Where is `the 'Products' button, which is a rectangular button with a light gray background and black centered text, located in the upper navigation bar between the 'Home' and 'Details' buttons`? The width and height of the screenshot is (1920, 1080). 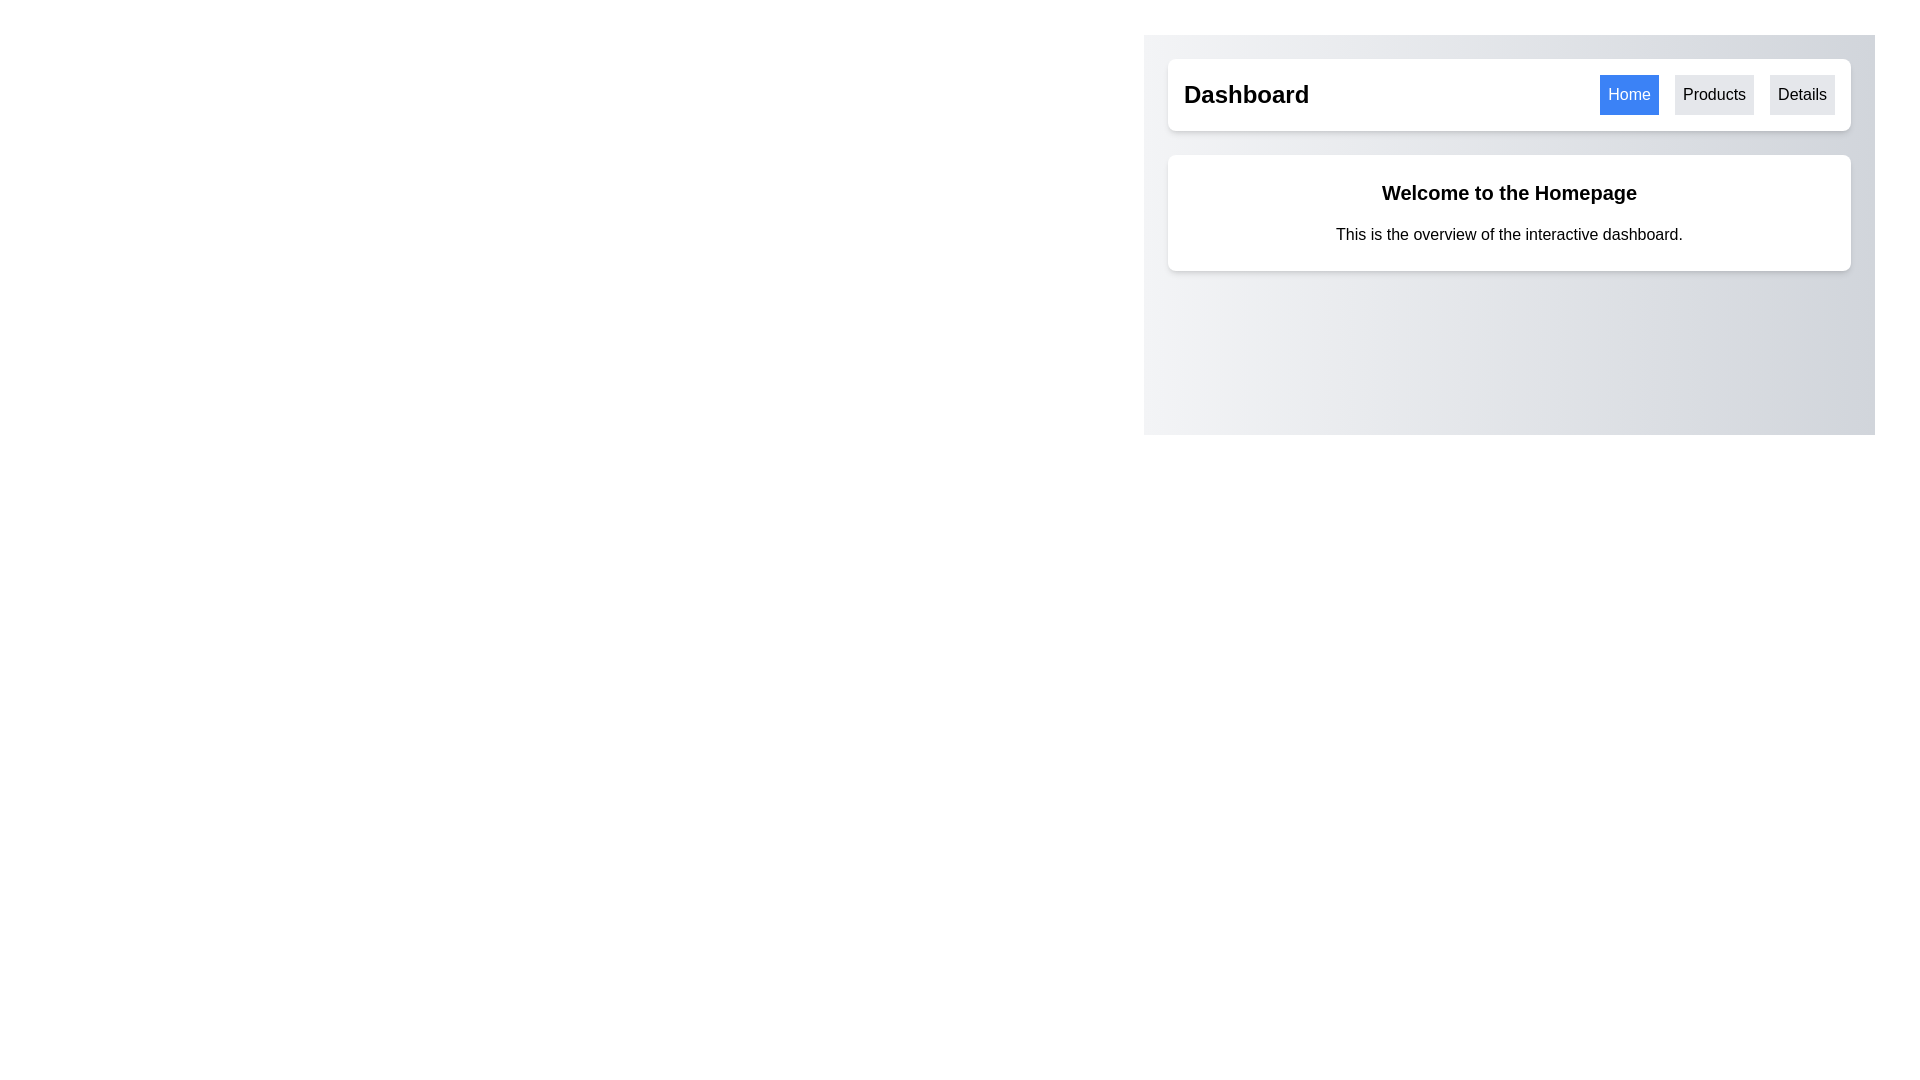
the 'Products' button, which is a rectangular button with a light gray background and black centered text, located in the upper navigation bar between the 'Home' and 'Details' buttons is located at coordinates (1713, 95).